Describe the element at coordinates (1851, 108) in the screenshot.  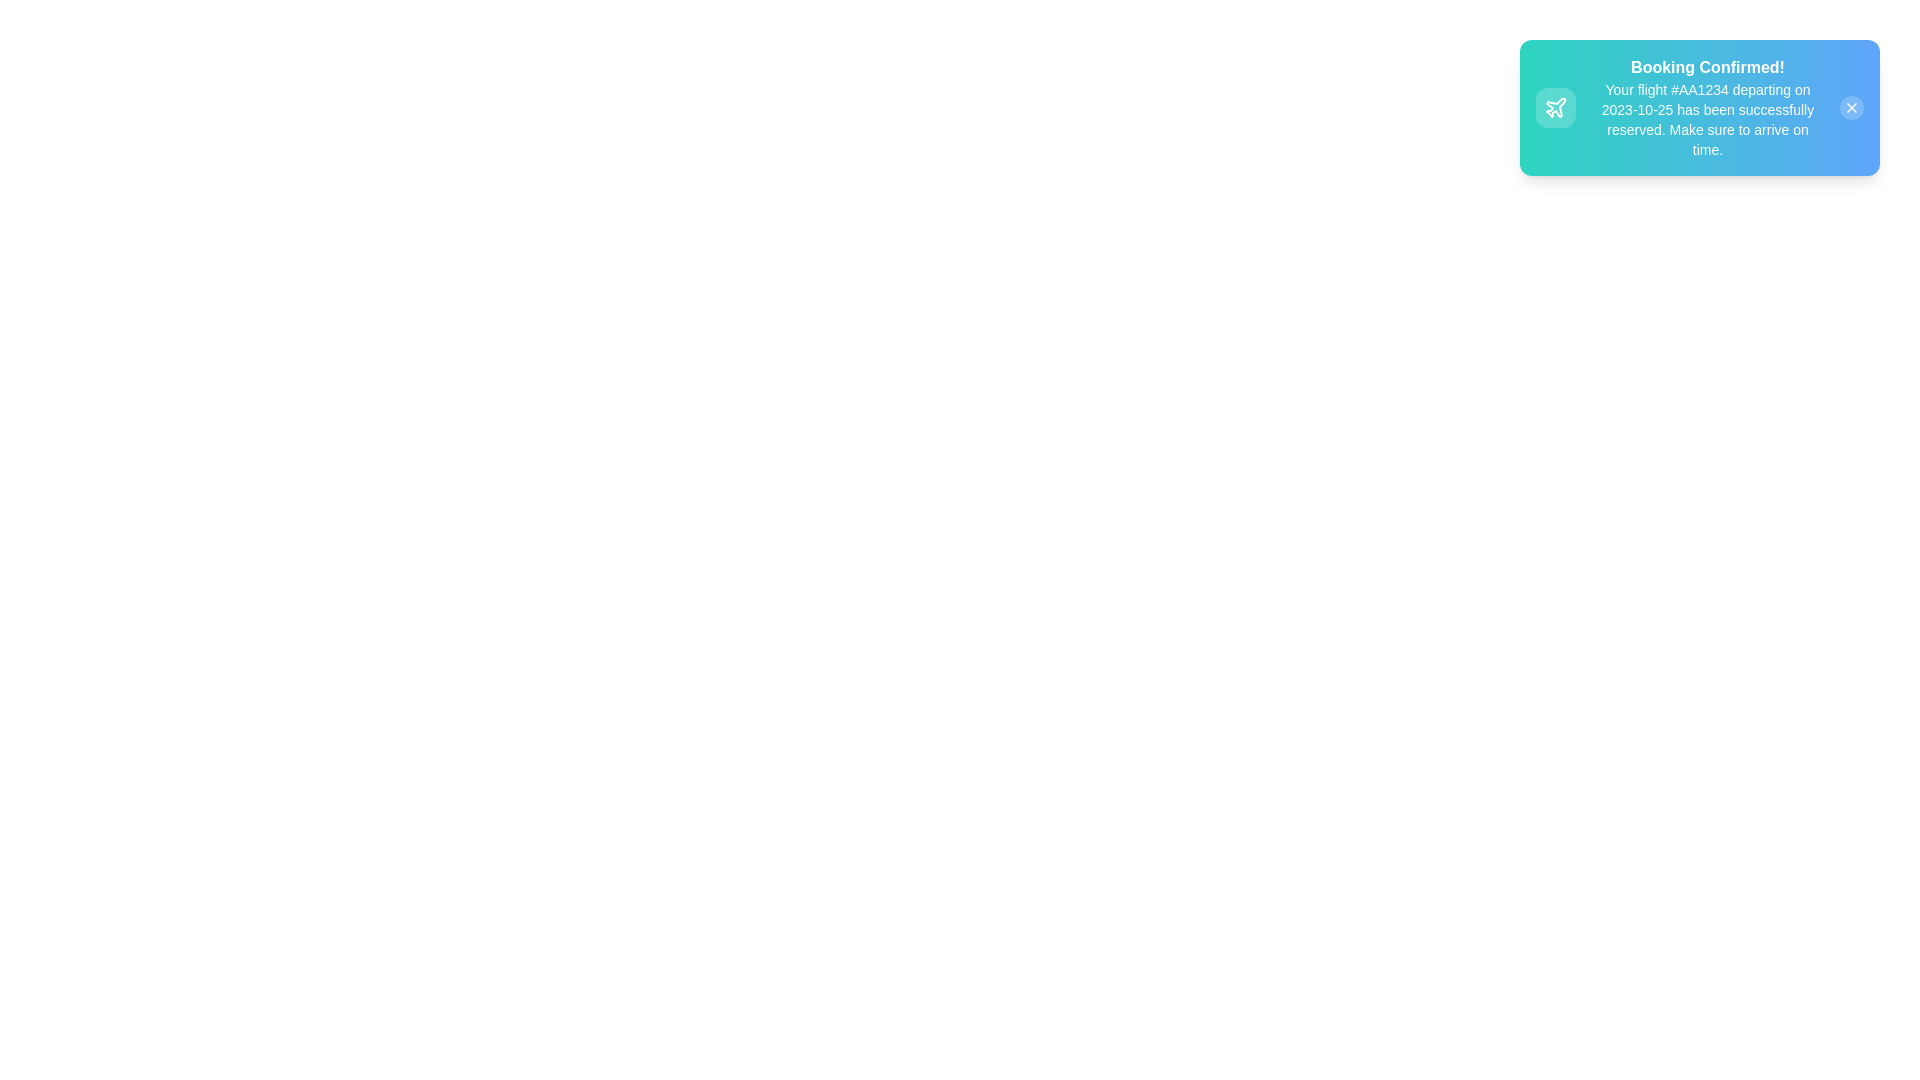
I see `the close button located at the top-right corner of the notification card` at that location.